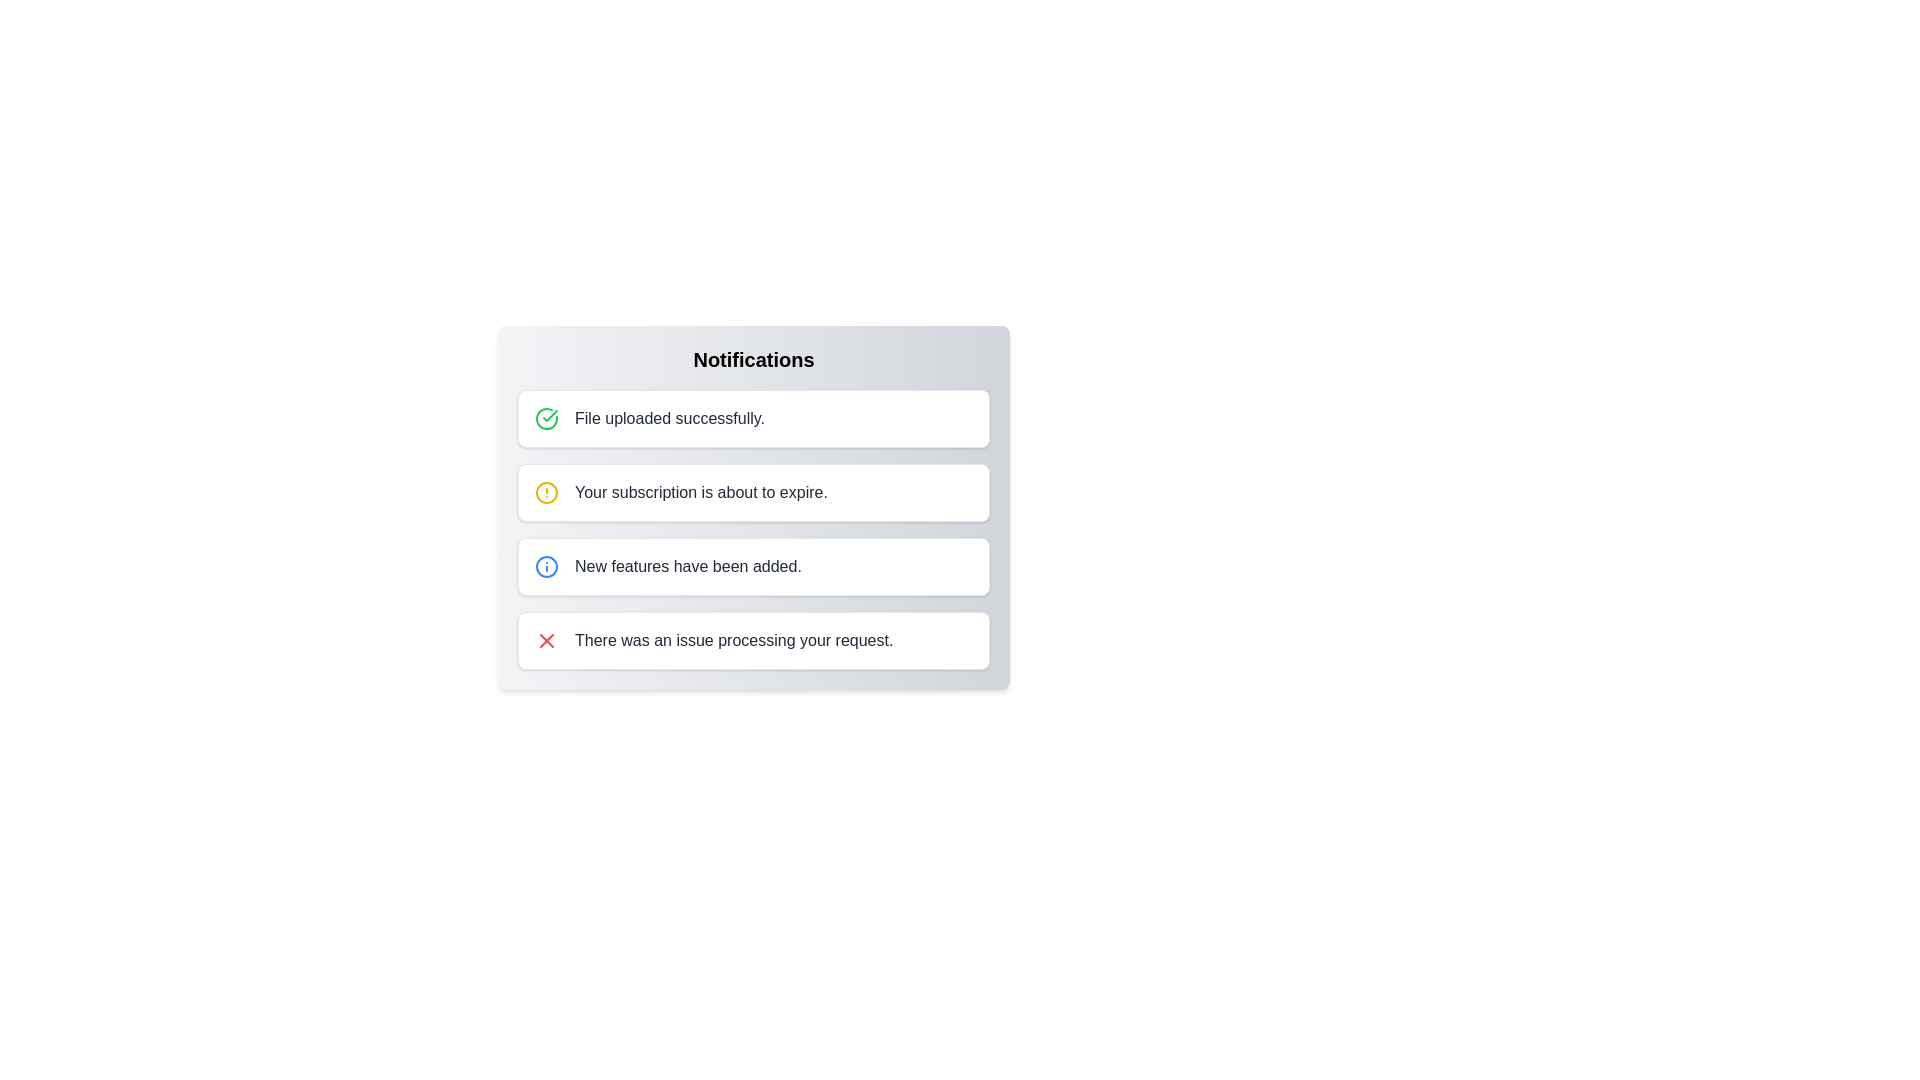  Describe the element at coordinates (752, 528) in the screenshot. I see `the notification card within the notifications panel, which is centrally located and contains multiple distinct cards` at that location.